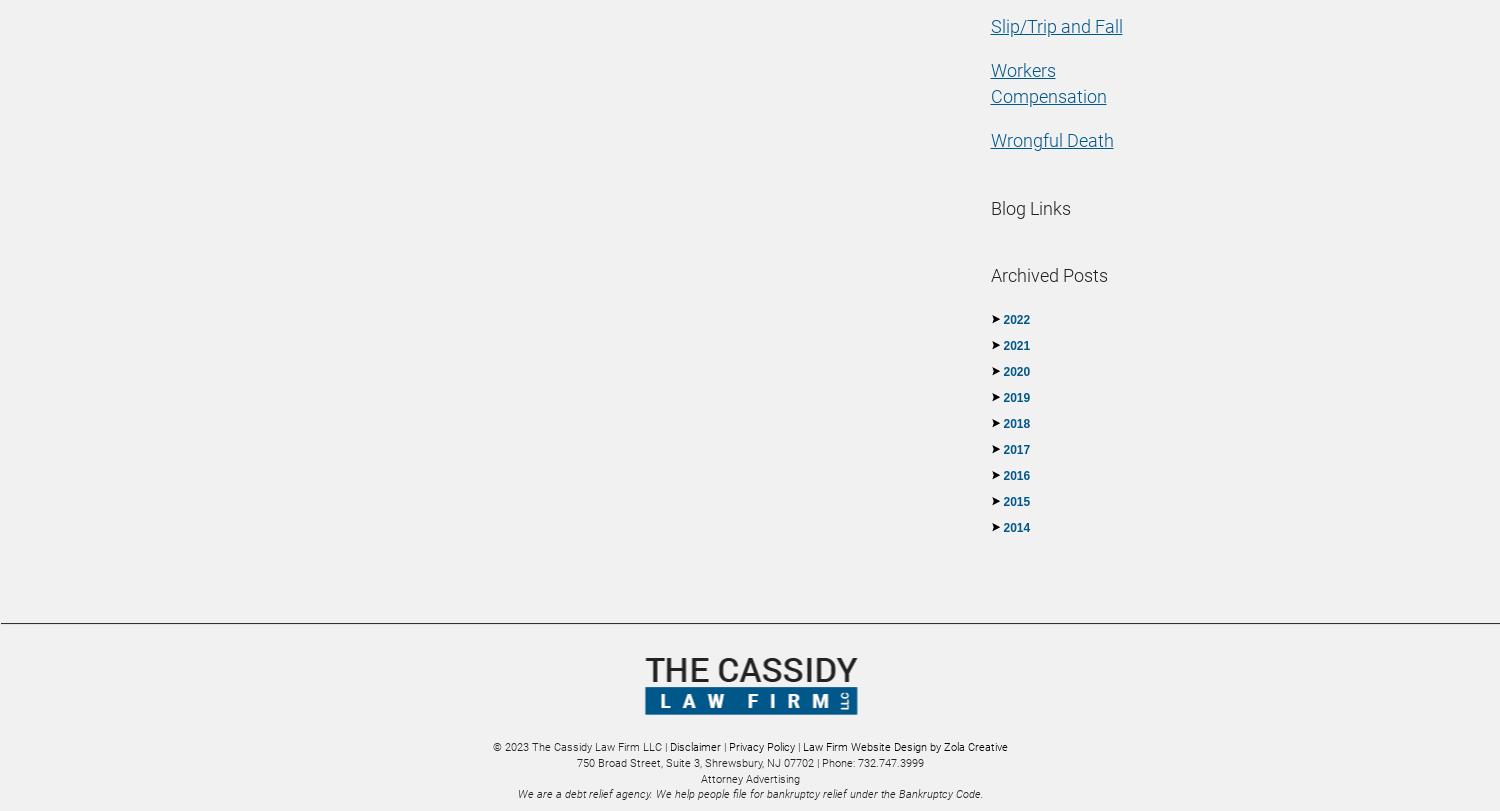 This screenshot has height=811, width=1500. What do you see at coordinates (532, 745) in the screenshot?
I see `'The Cassidy Law Firm LLC'` at bounding box center [532, 745].